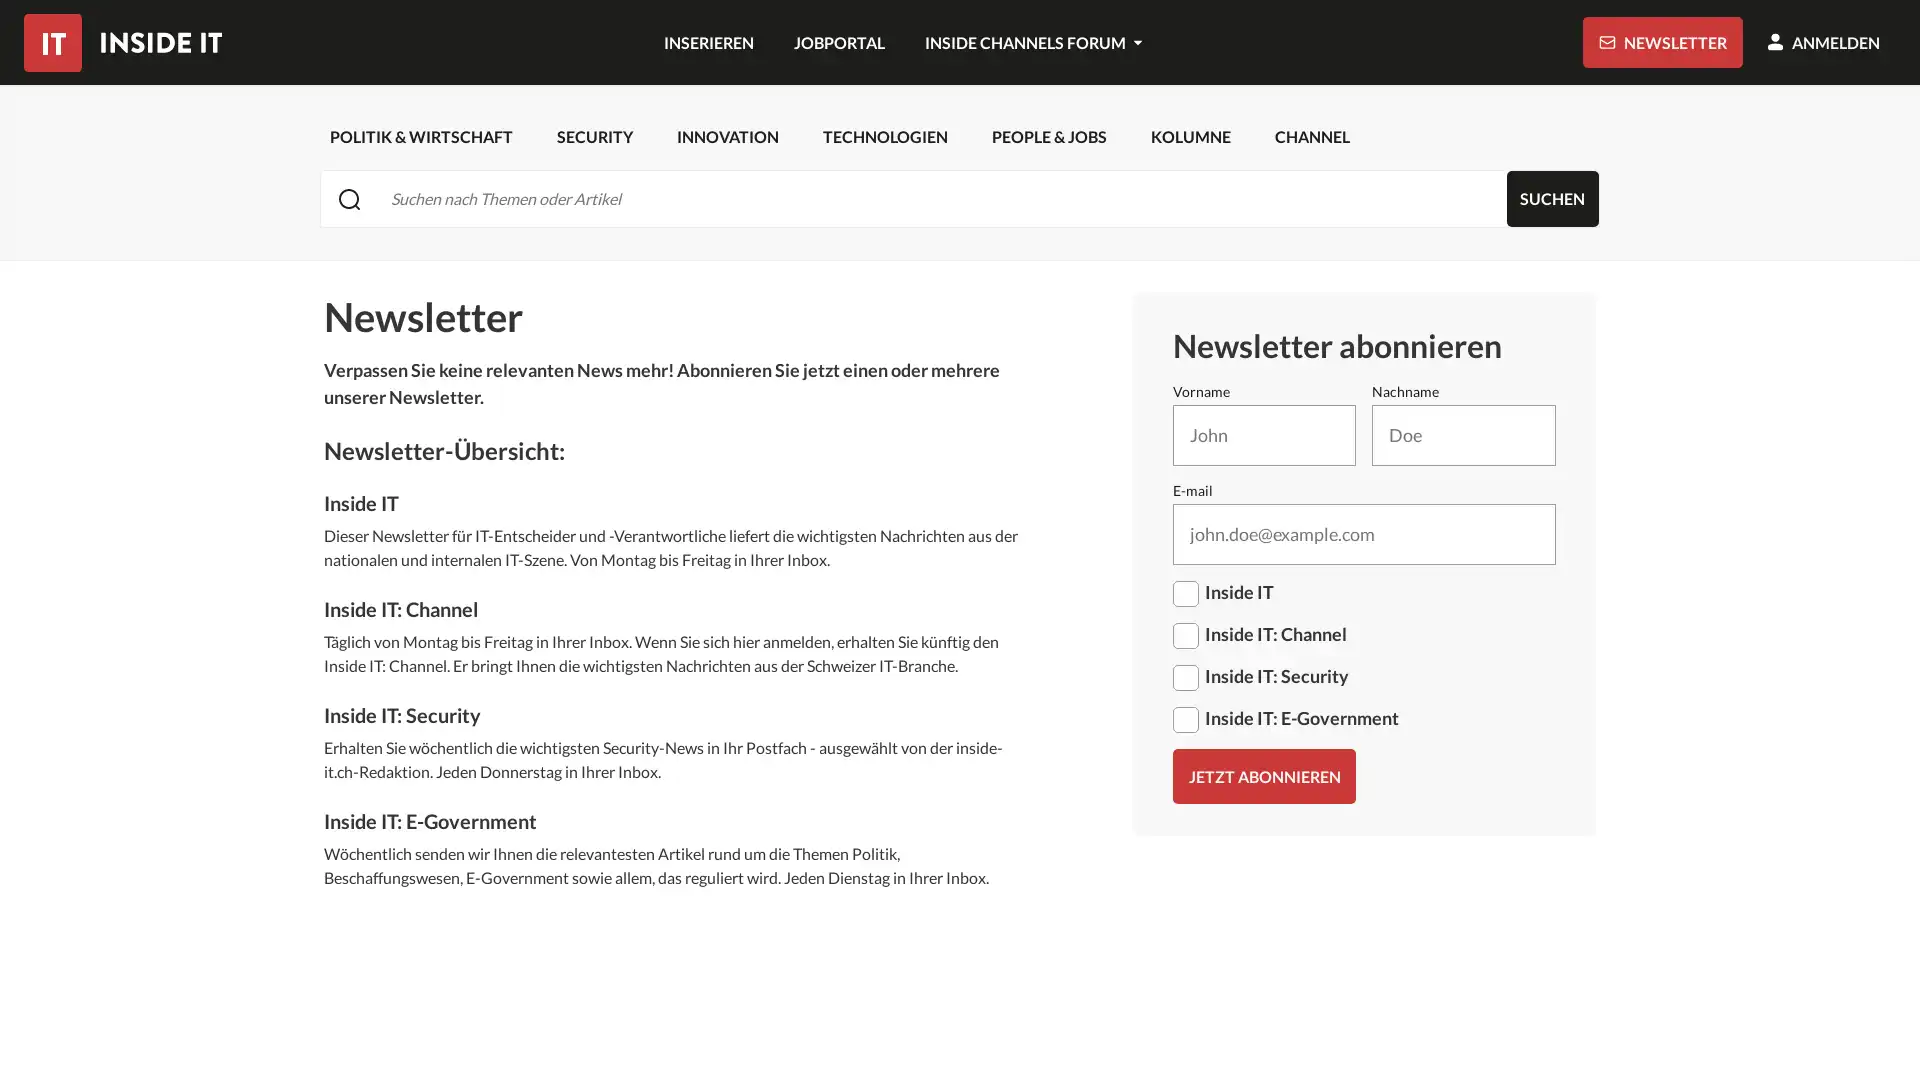  What do you see at coordinates (1262, 775) in the screenshot?
I see `JETZT ABONNIEREN` at bounding box center [1262, 775].